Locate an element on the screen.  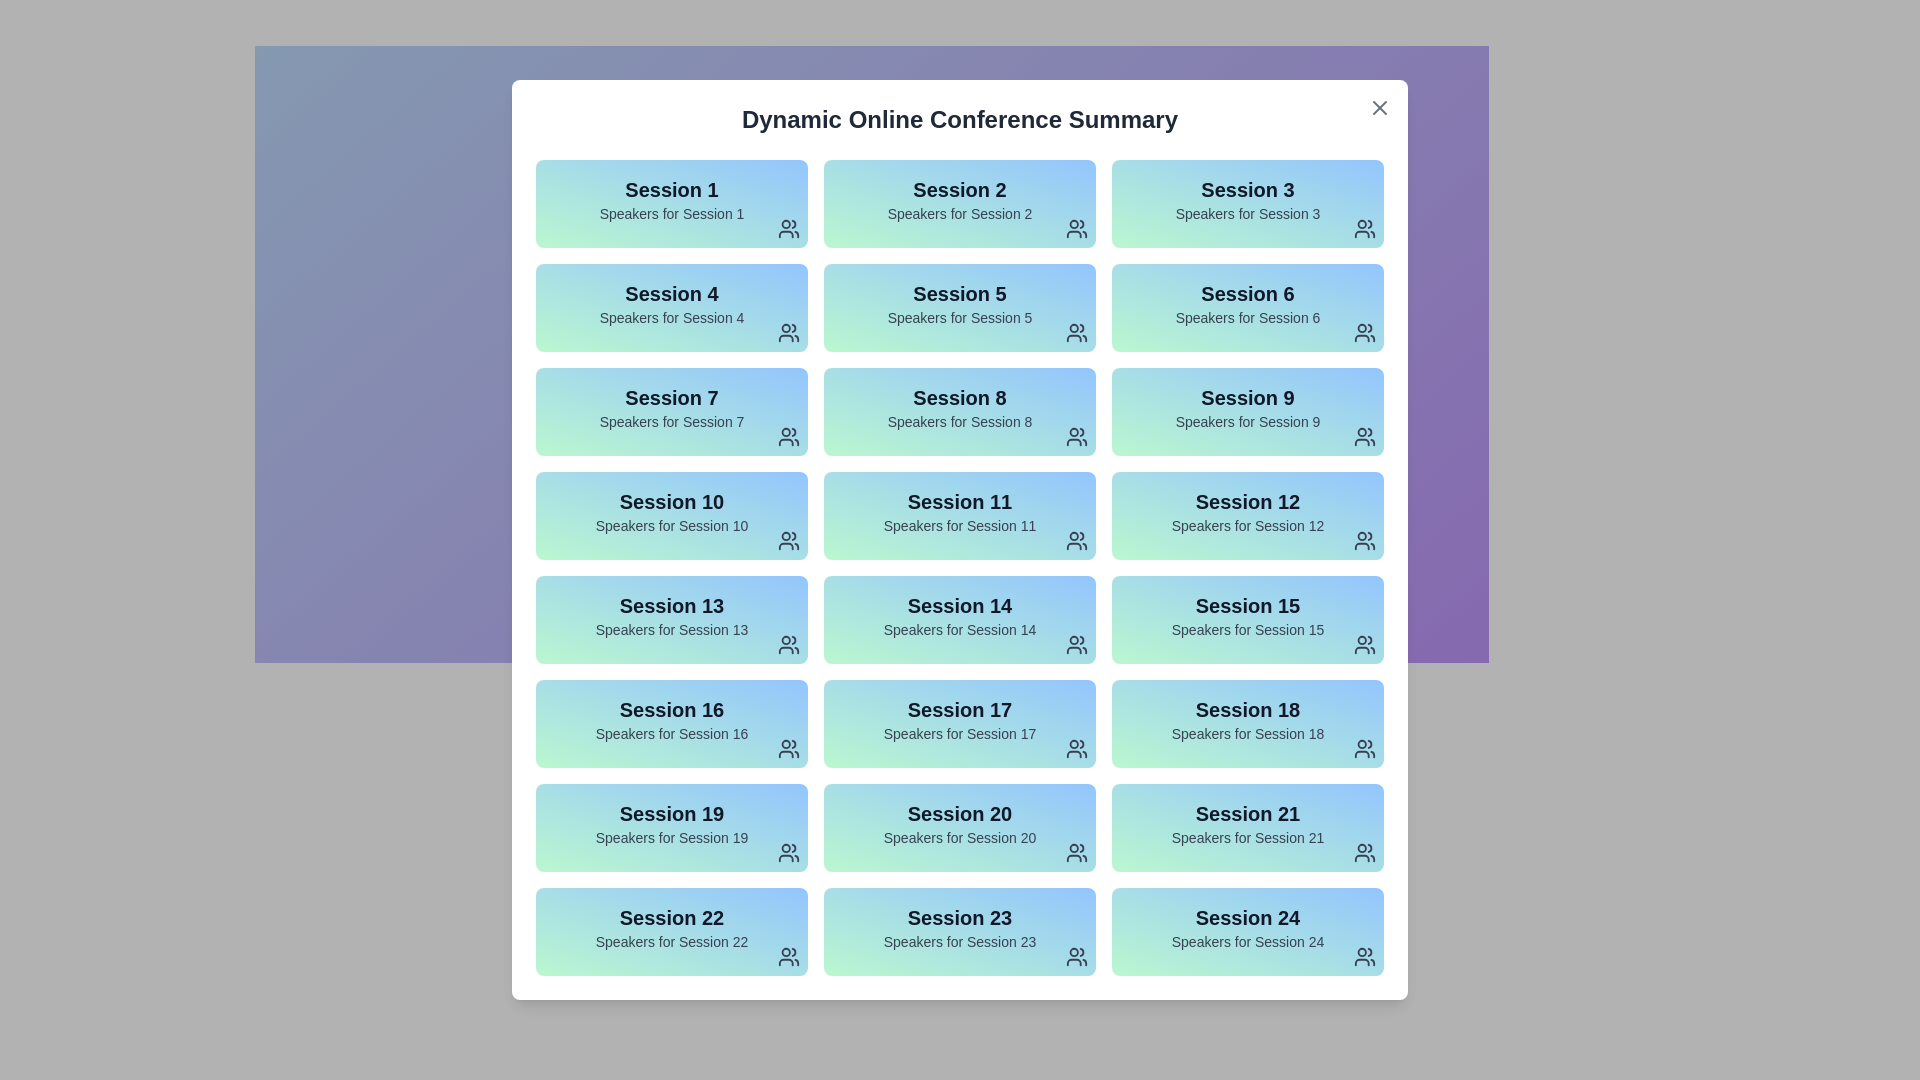
the close button at the top-right corner of the dialog is located at coordinates (1379, 108).